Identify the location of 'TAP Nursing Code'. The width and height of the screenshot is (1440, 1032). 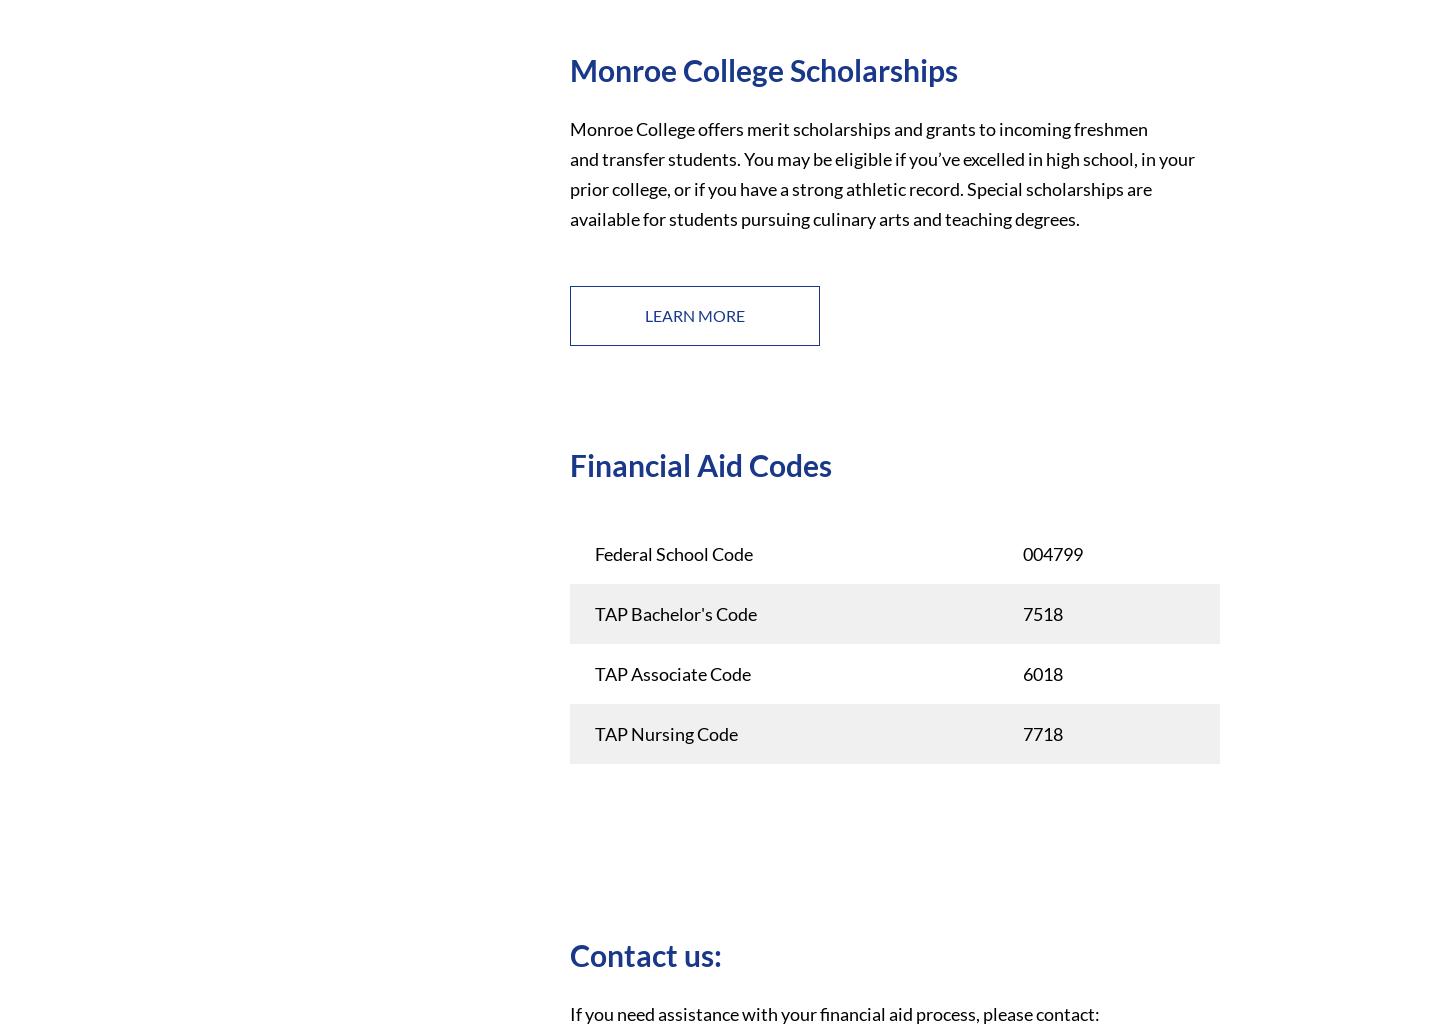
(665, 732).